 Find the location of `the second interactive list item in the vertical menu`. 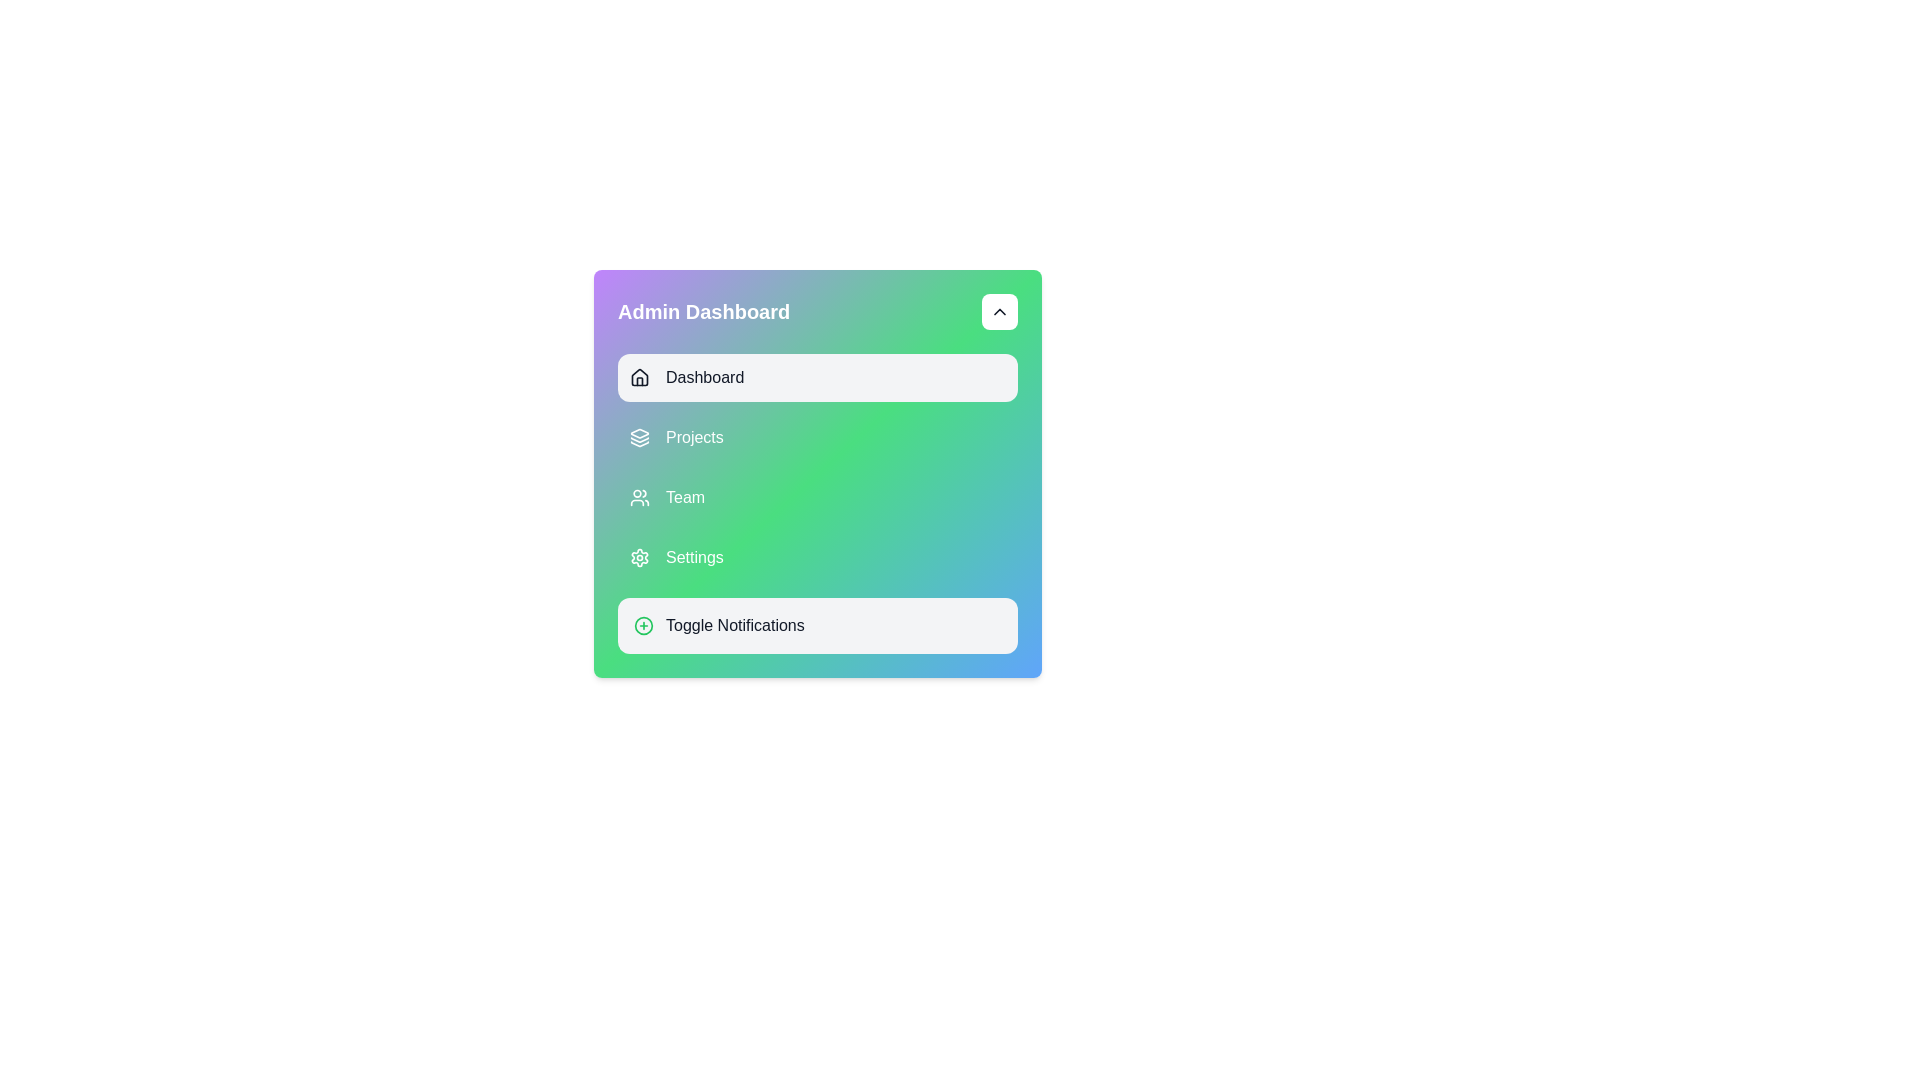

the second interactive list item in the vertical menu is located at coordinates (817, 437).